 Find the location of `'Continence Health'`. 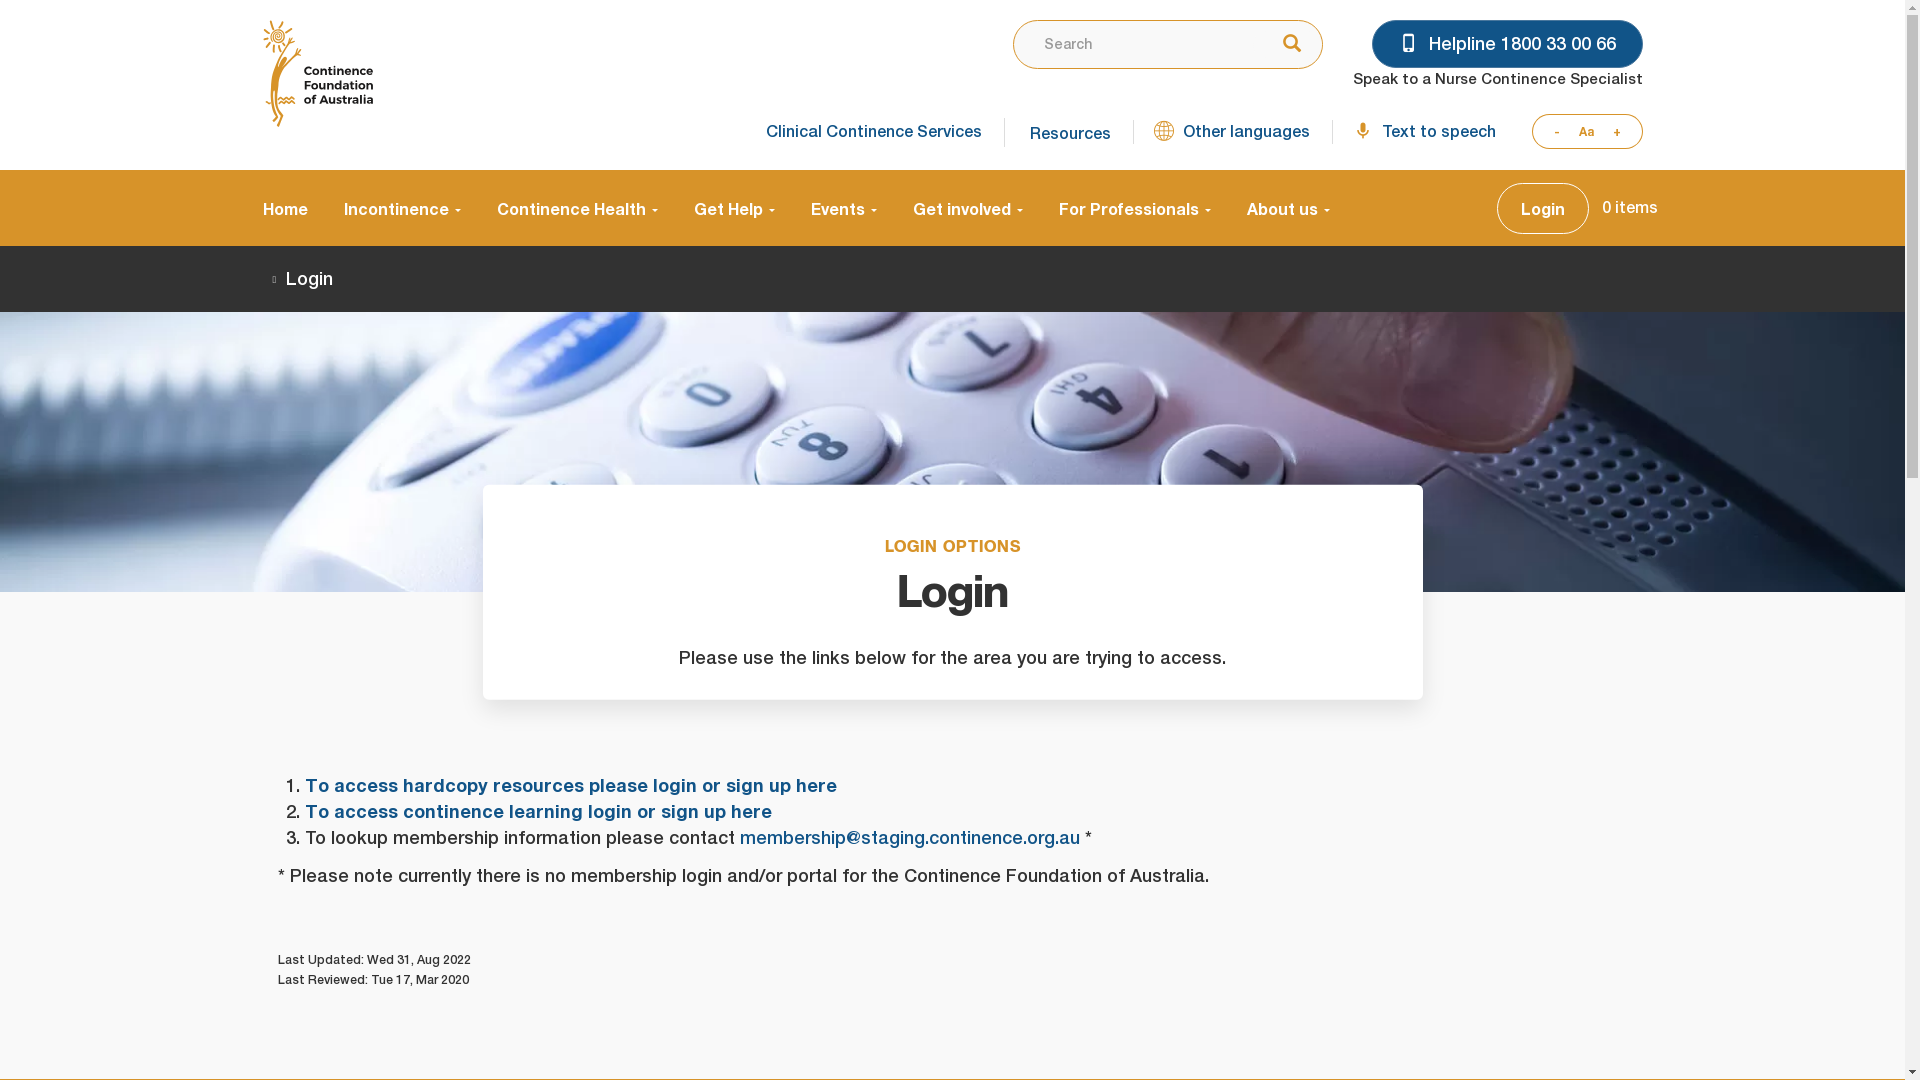

'Continence Health' is located at coordinates (477, 208).